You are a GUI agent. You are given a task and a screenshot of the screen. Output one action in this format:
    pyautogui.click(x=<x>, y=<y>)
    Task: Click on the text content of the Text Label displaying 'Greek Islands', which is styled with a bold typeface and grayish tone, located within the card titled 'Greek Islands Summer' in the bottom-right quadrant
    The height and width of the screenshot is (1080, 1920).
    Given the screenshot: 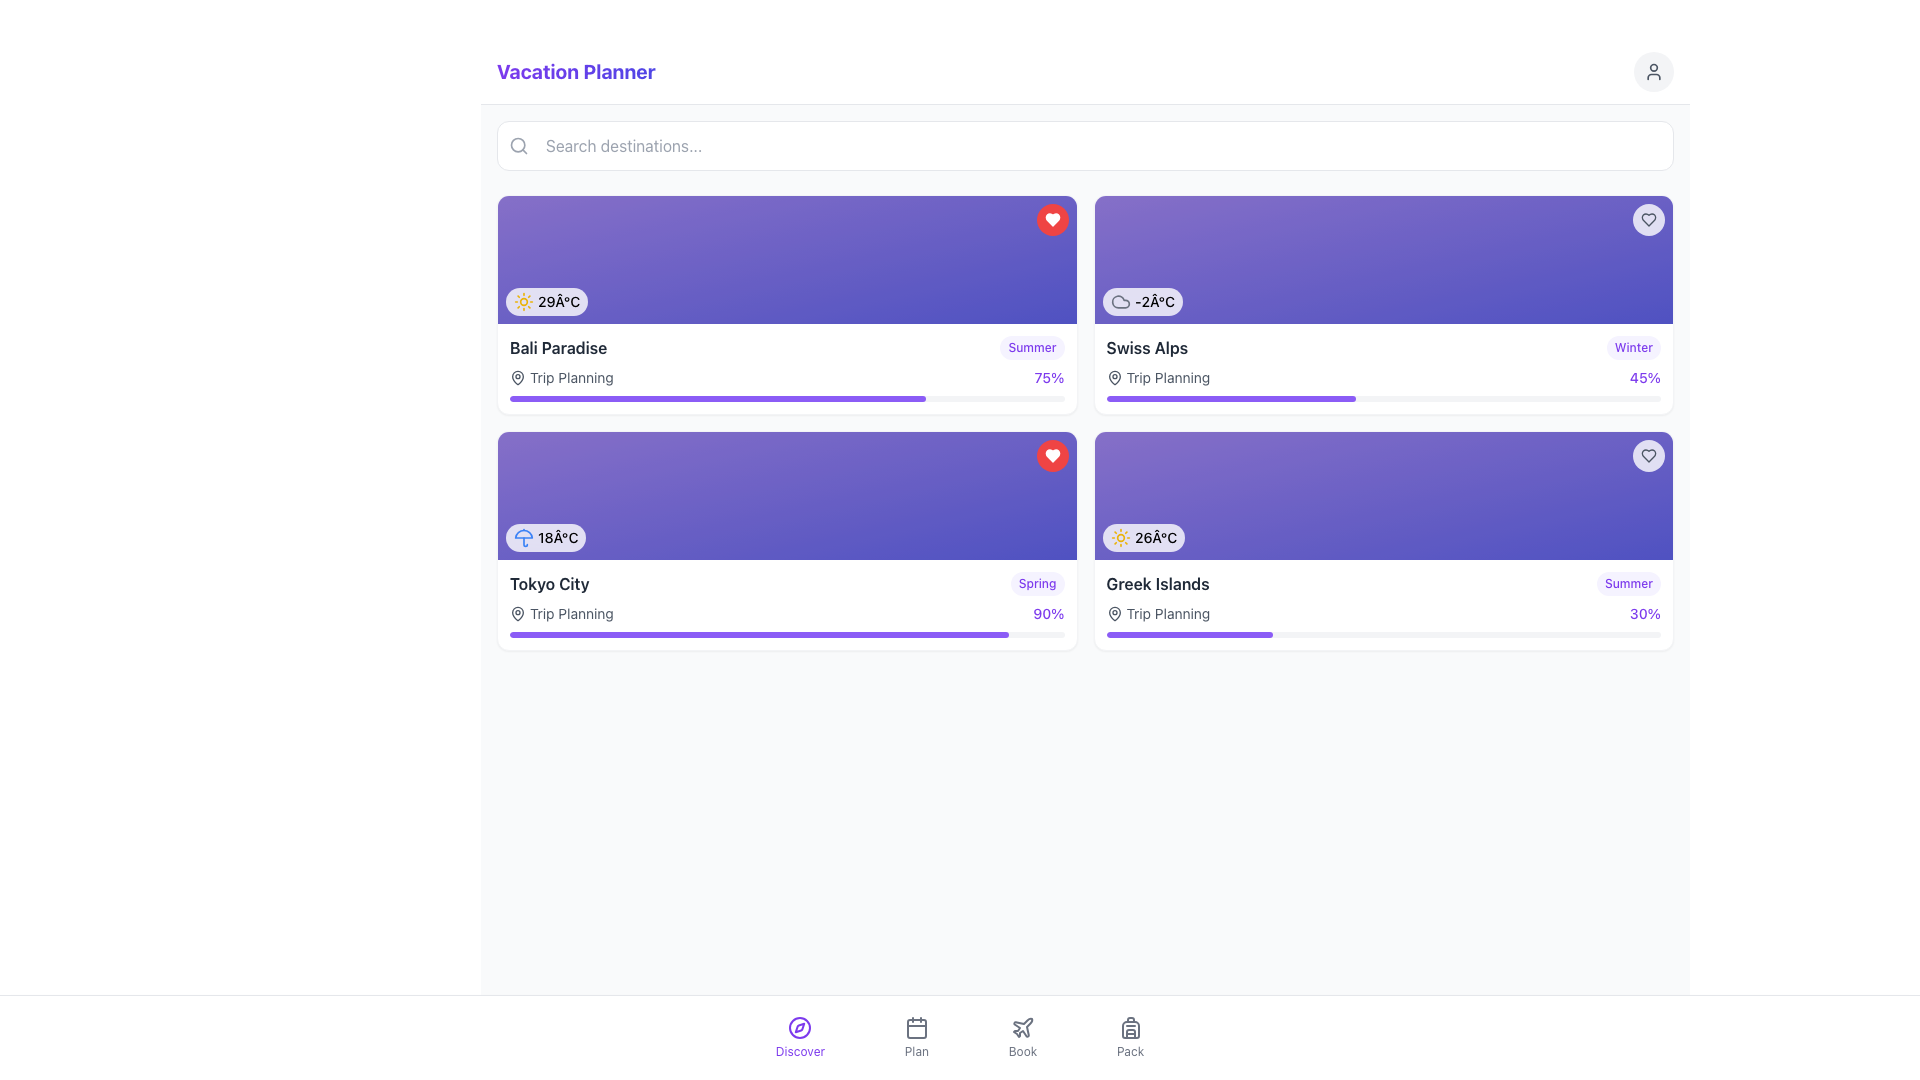 What is the action you would take?
    pyautogui.click(x=1158, y=583)
    